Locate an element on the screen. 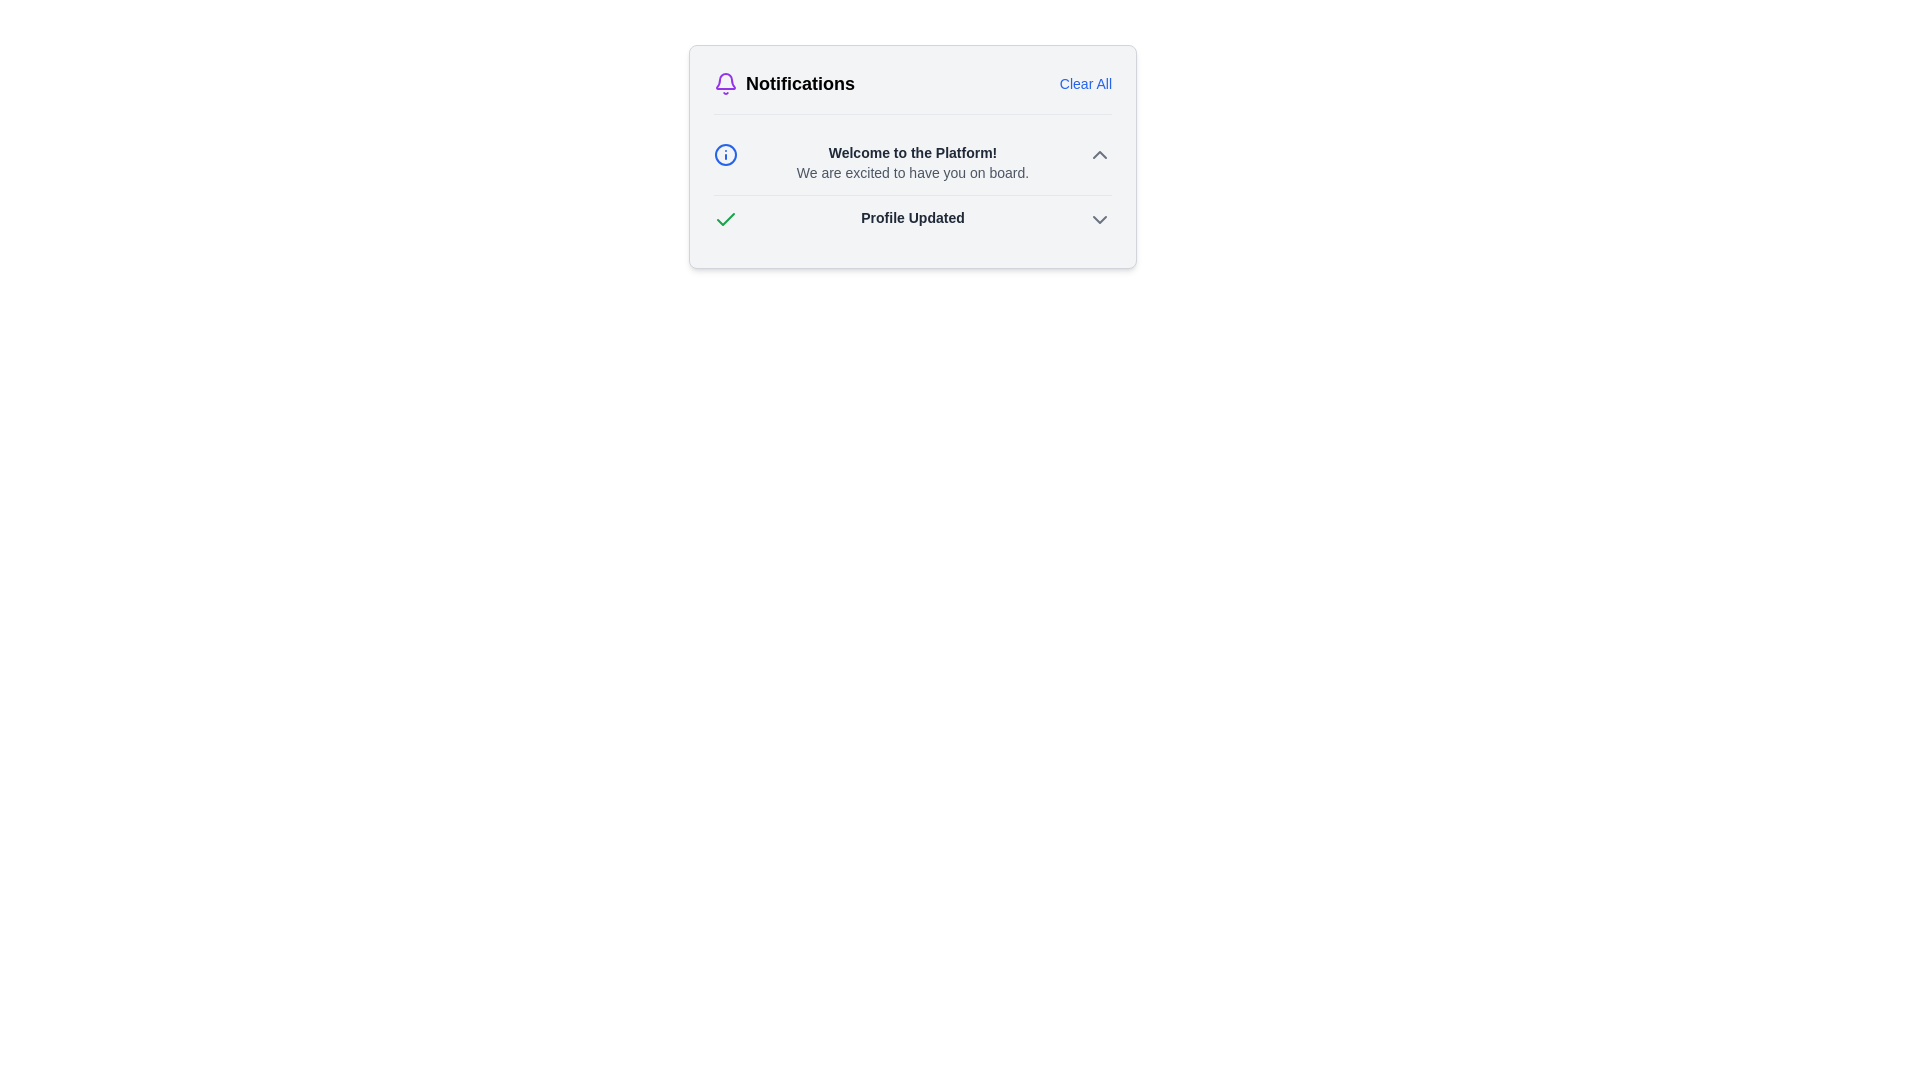 The image size is (1920, 1080). the green checkmark icon that indicates 'Profile Updated', located next to the text 'Profile Updated' is located at coordinates (724, 219).